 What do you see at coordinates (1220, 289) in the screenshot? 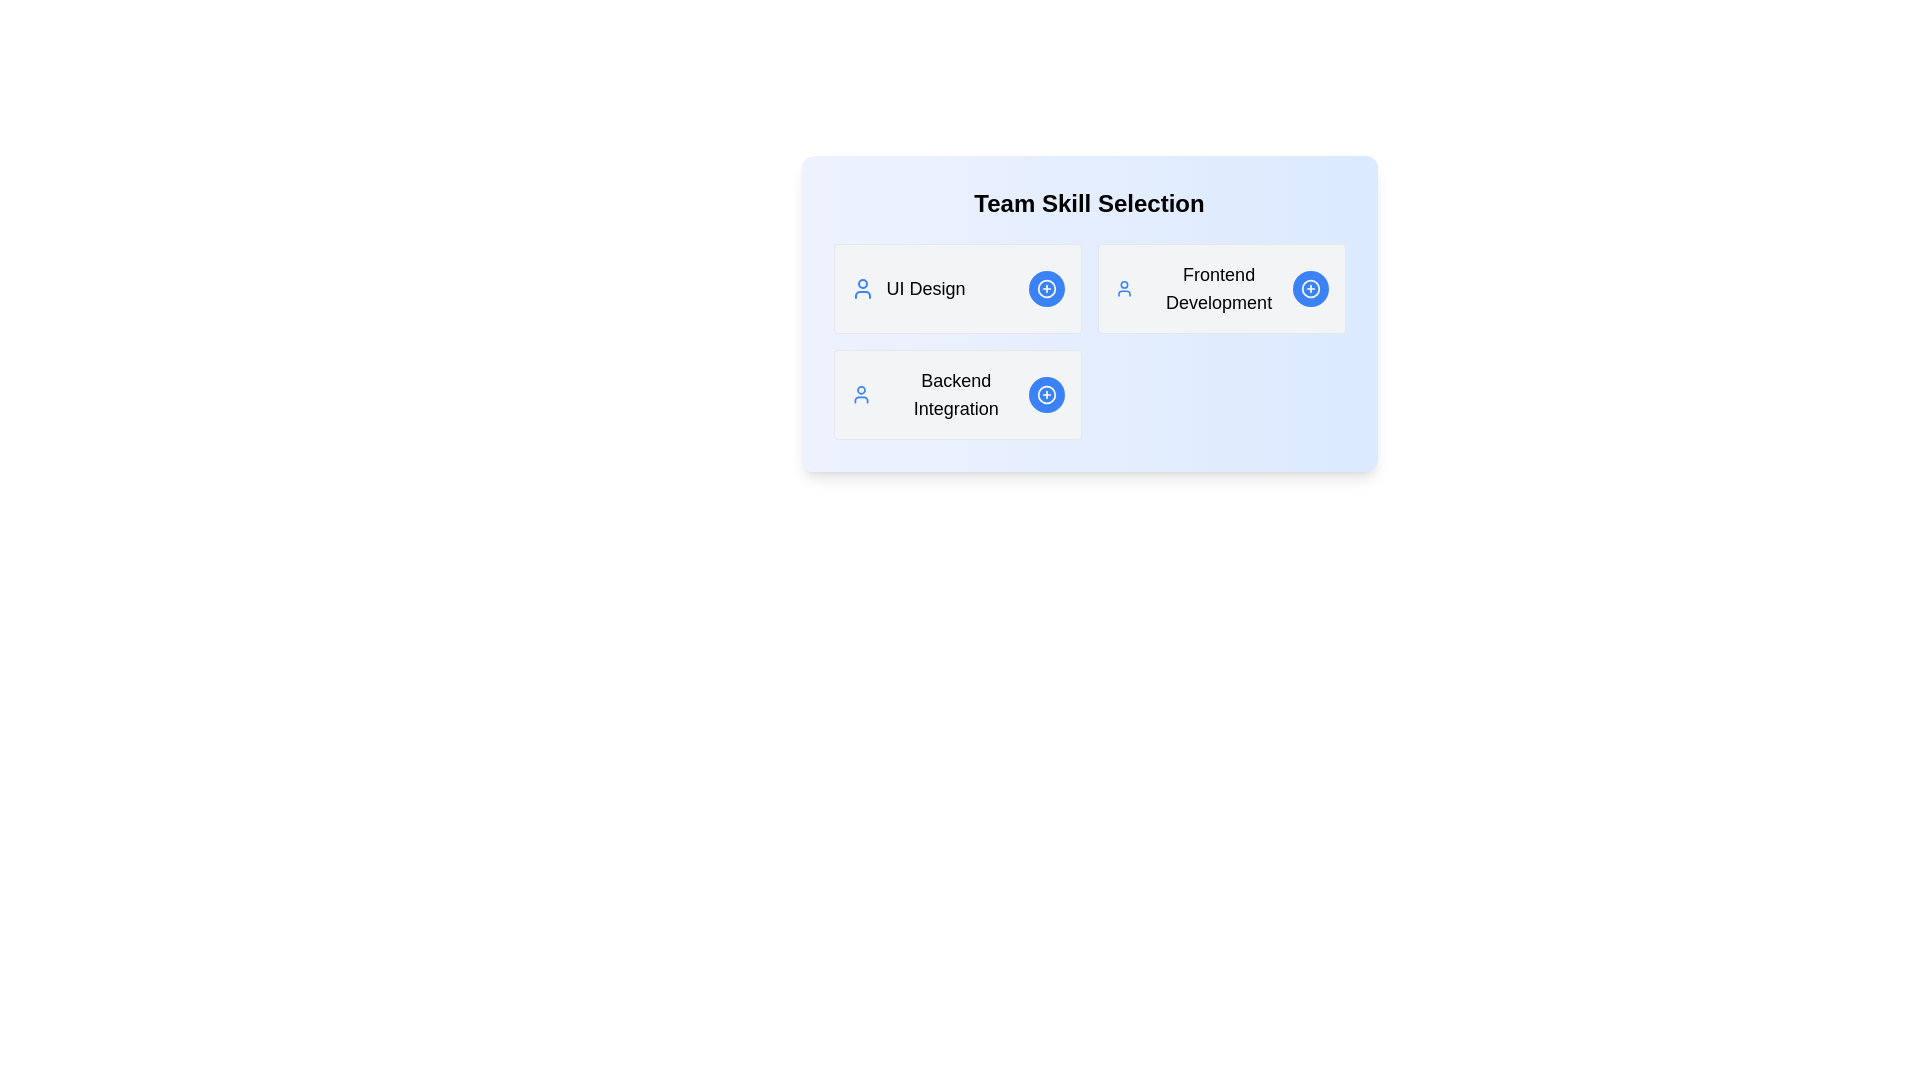
I see `the details of the skill Frontend Development` at bounding box center [1220, 289].